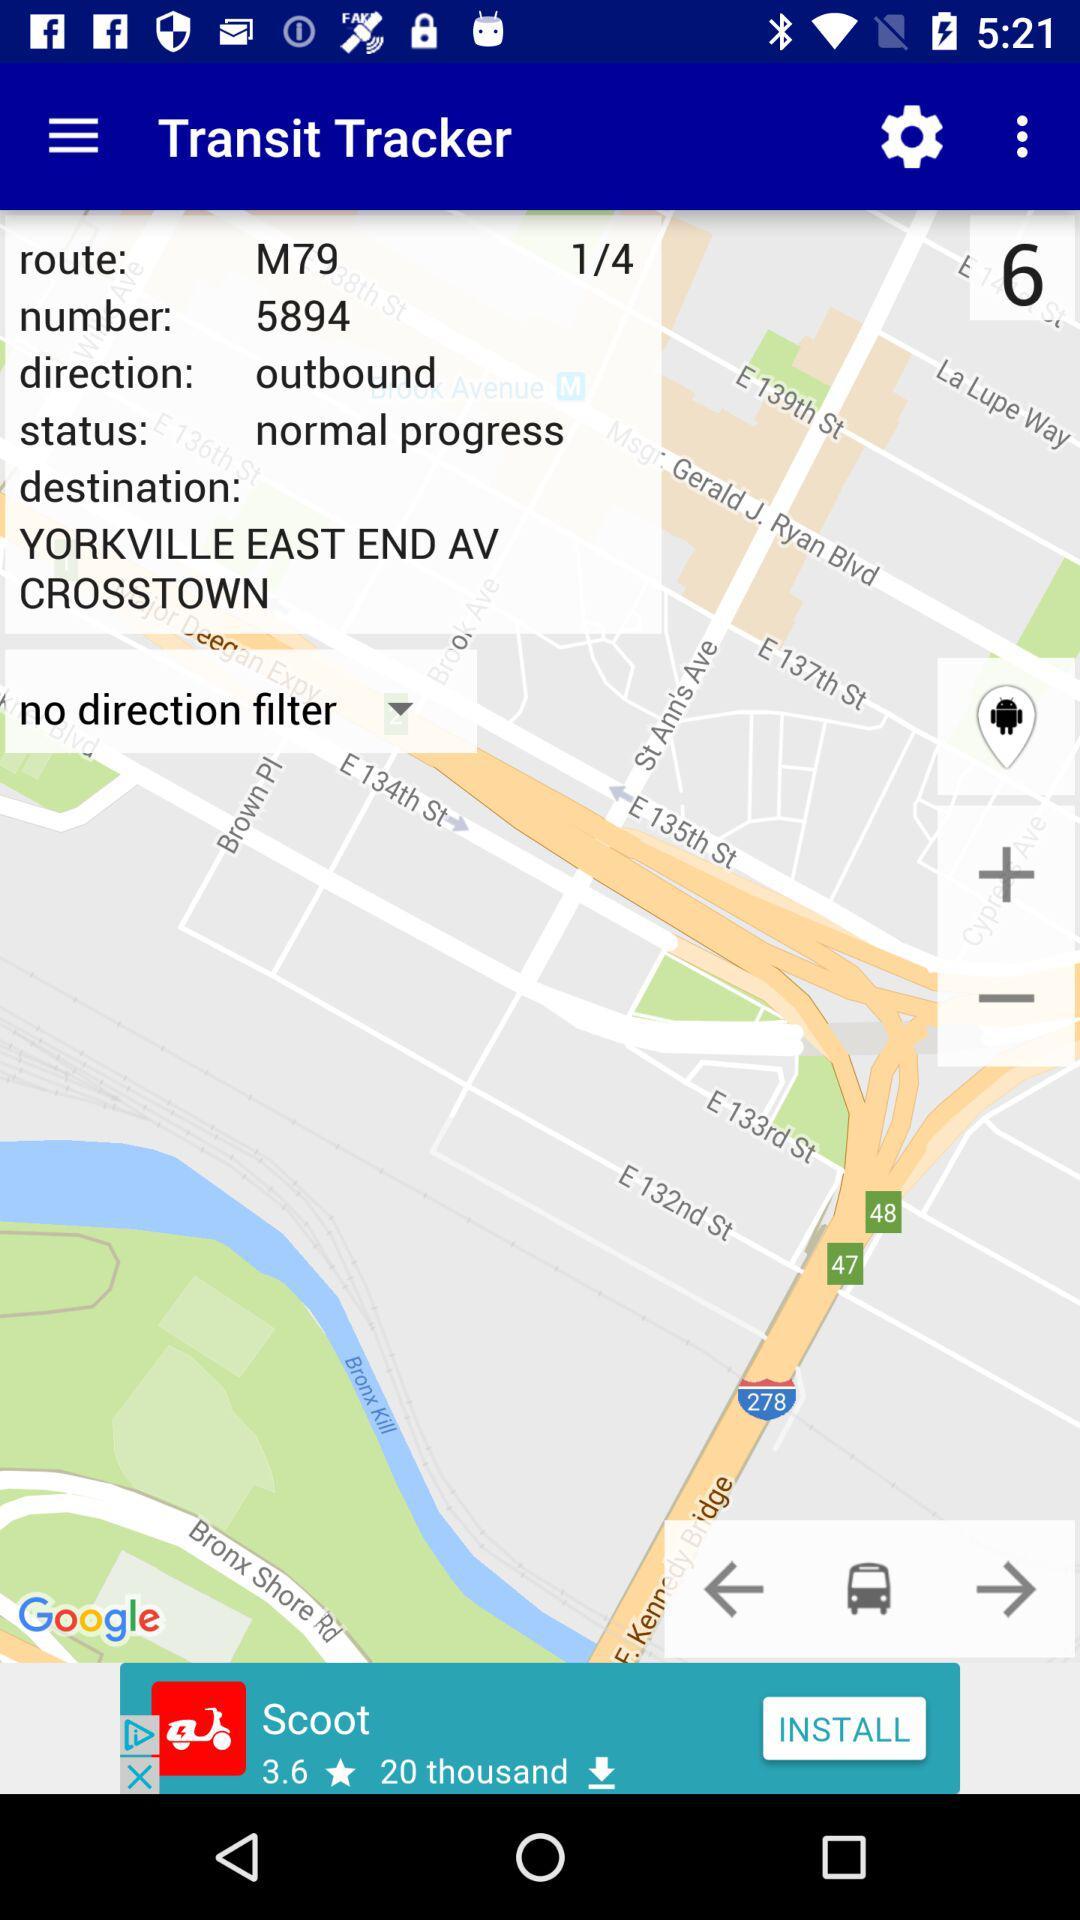 The height and width of the screenshot is (1920, 1080). What do you see at coordinates (540, 1727) in the screenshot?
I see `scoot app advertisement banner` at bounding box center [540, 1727].